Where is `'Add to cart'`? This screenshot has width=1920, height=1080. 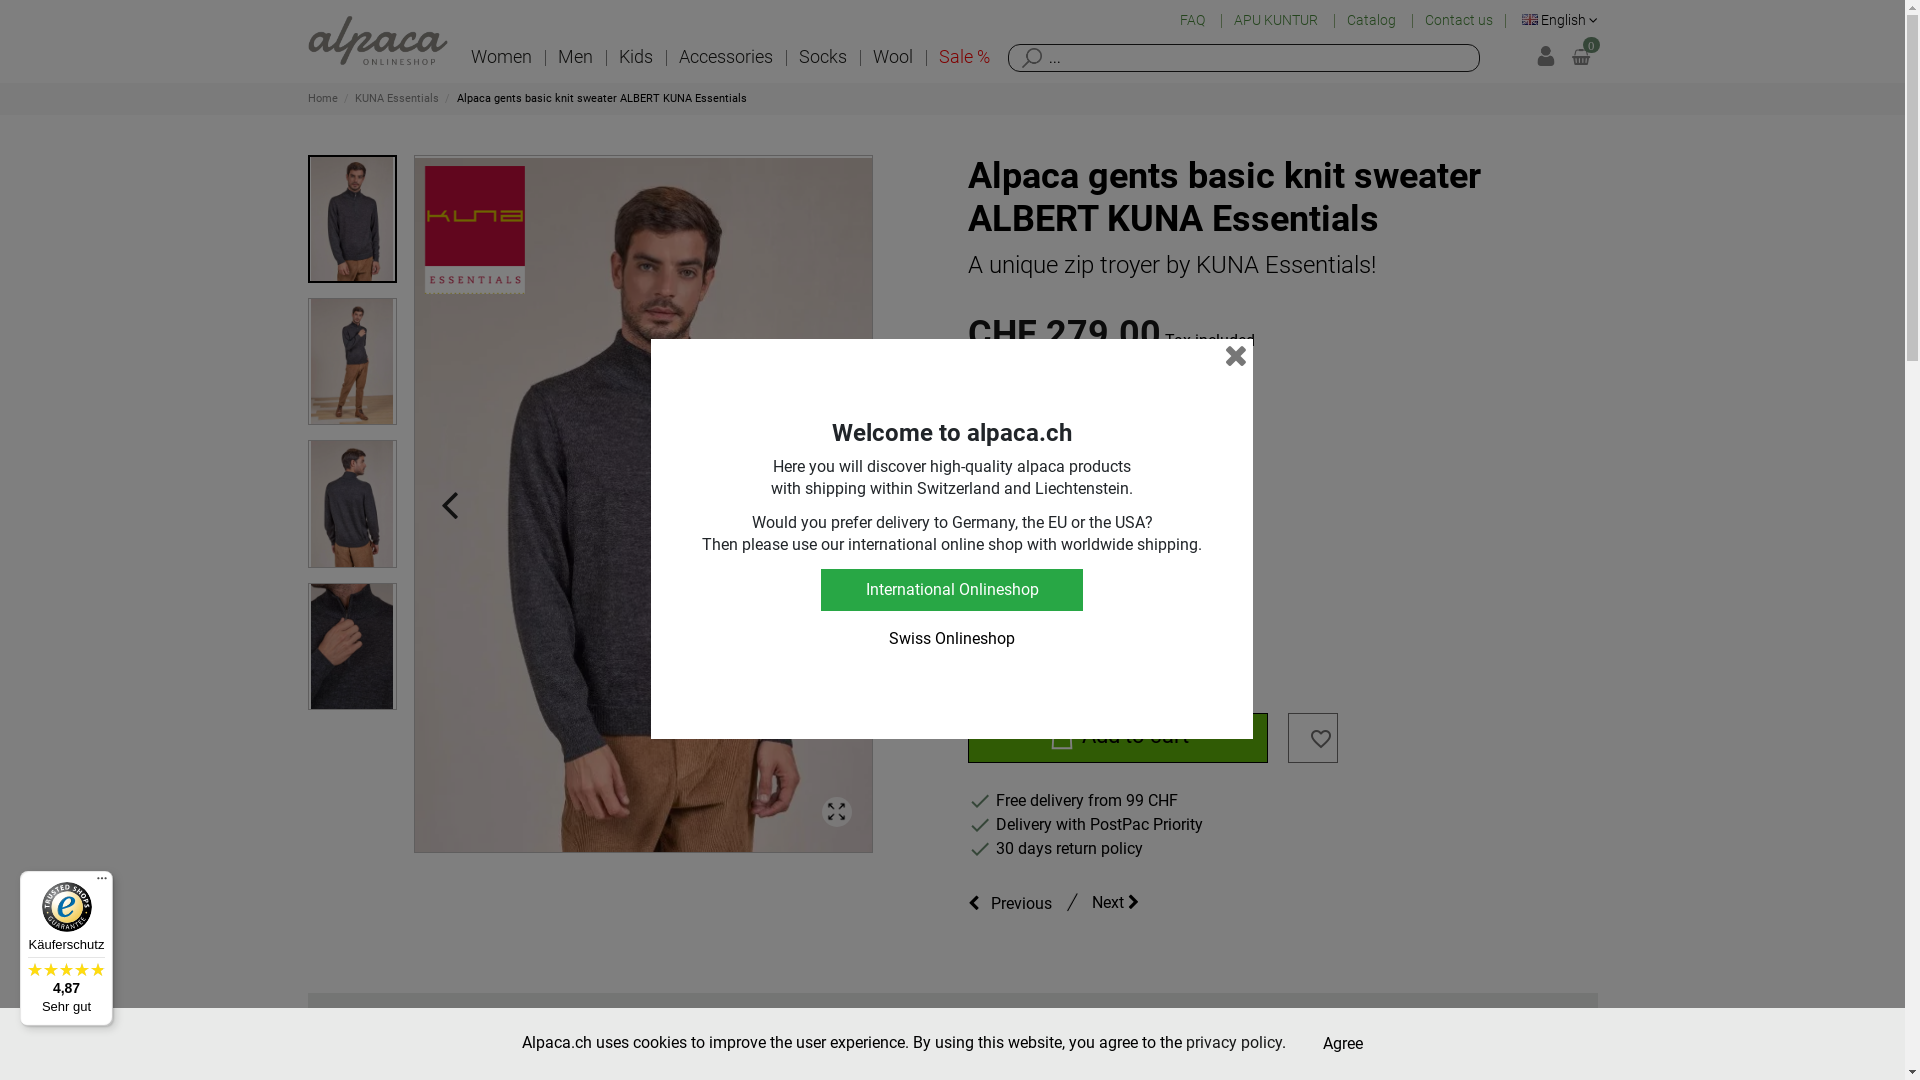
'Add to cart' is located at coordinates (968, 737).